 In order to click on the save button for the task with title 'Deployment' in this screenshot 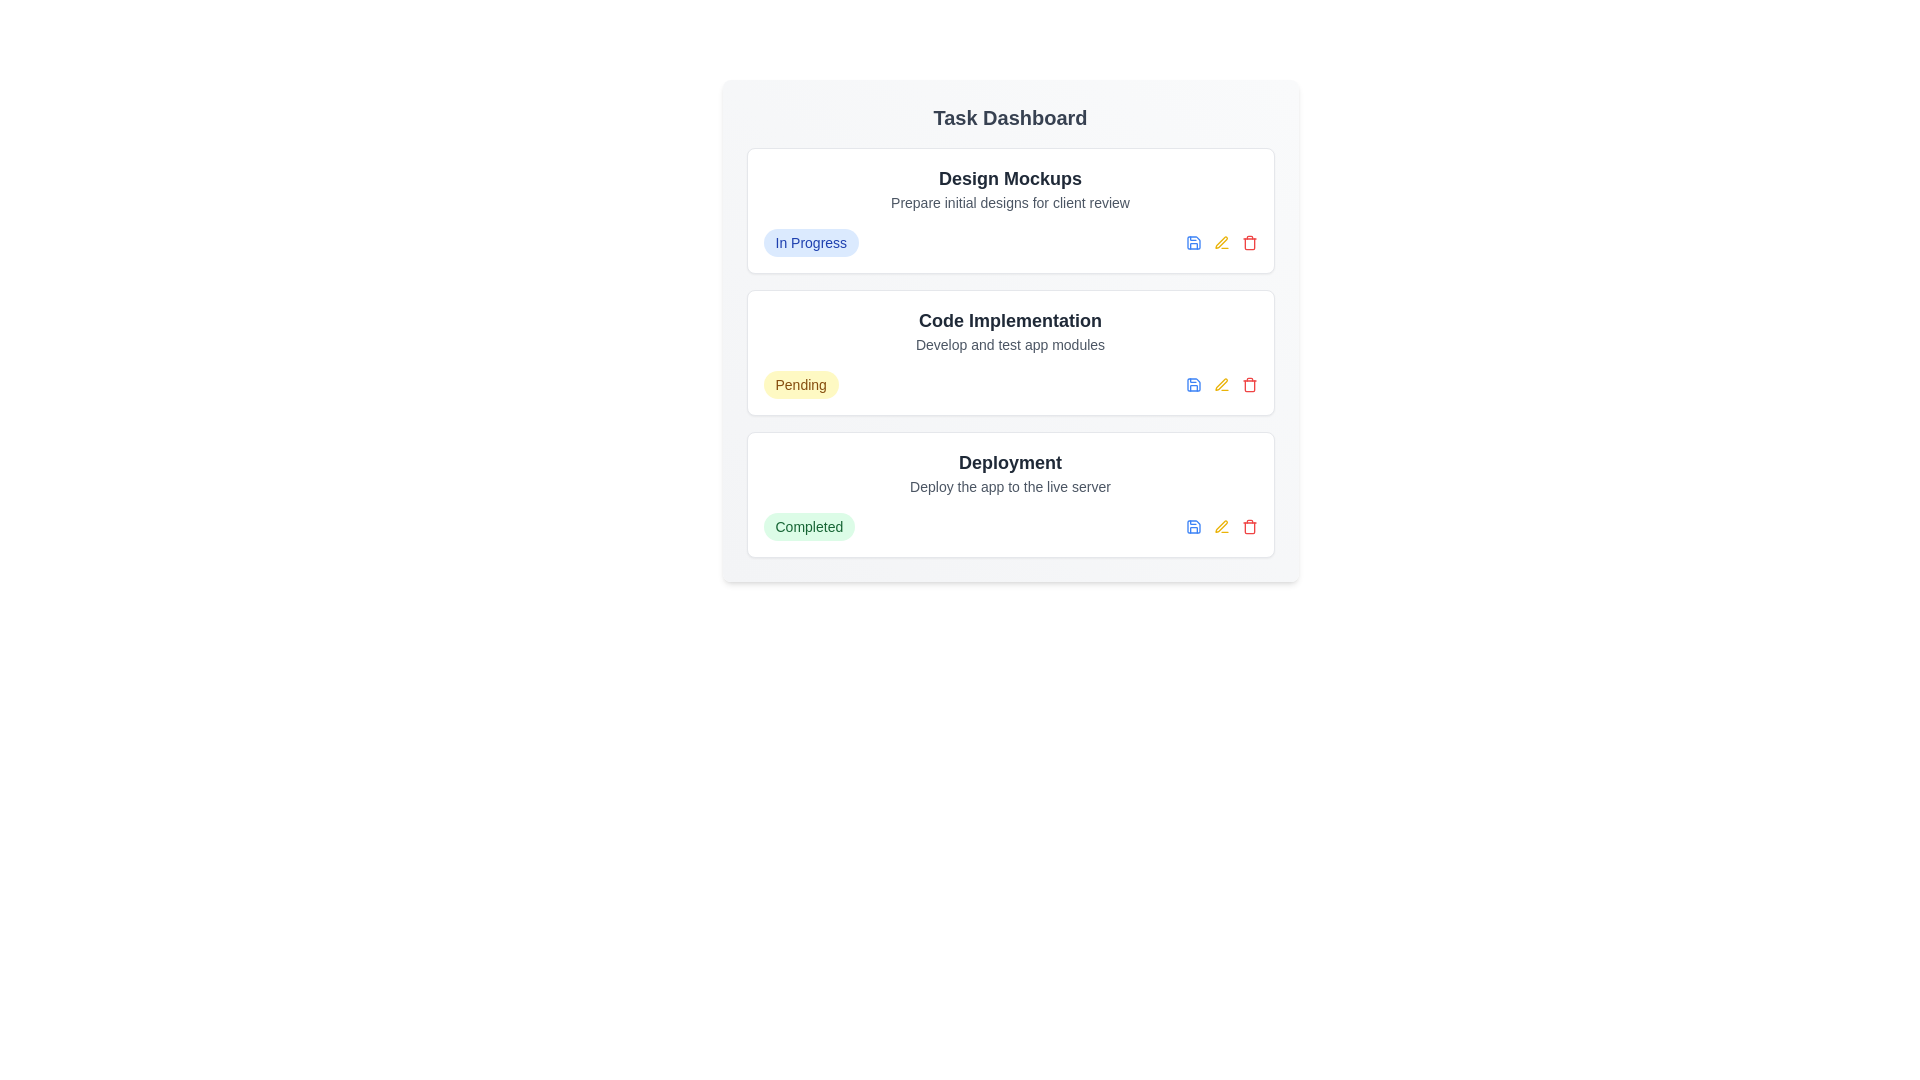, I will do `click(1193, 526)`.